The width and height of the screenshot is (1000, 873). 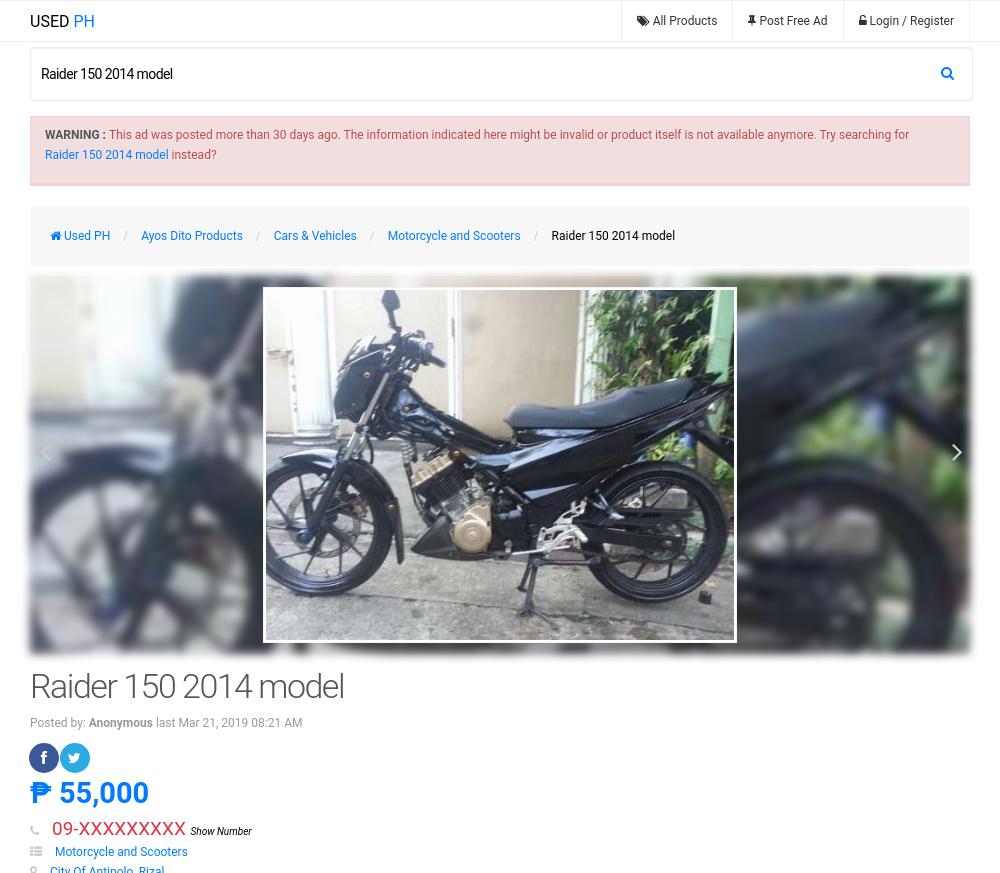 I want to click on 'Anonymous', so click(x=119, y=722).